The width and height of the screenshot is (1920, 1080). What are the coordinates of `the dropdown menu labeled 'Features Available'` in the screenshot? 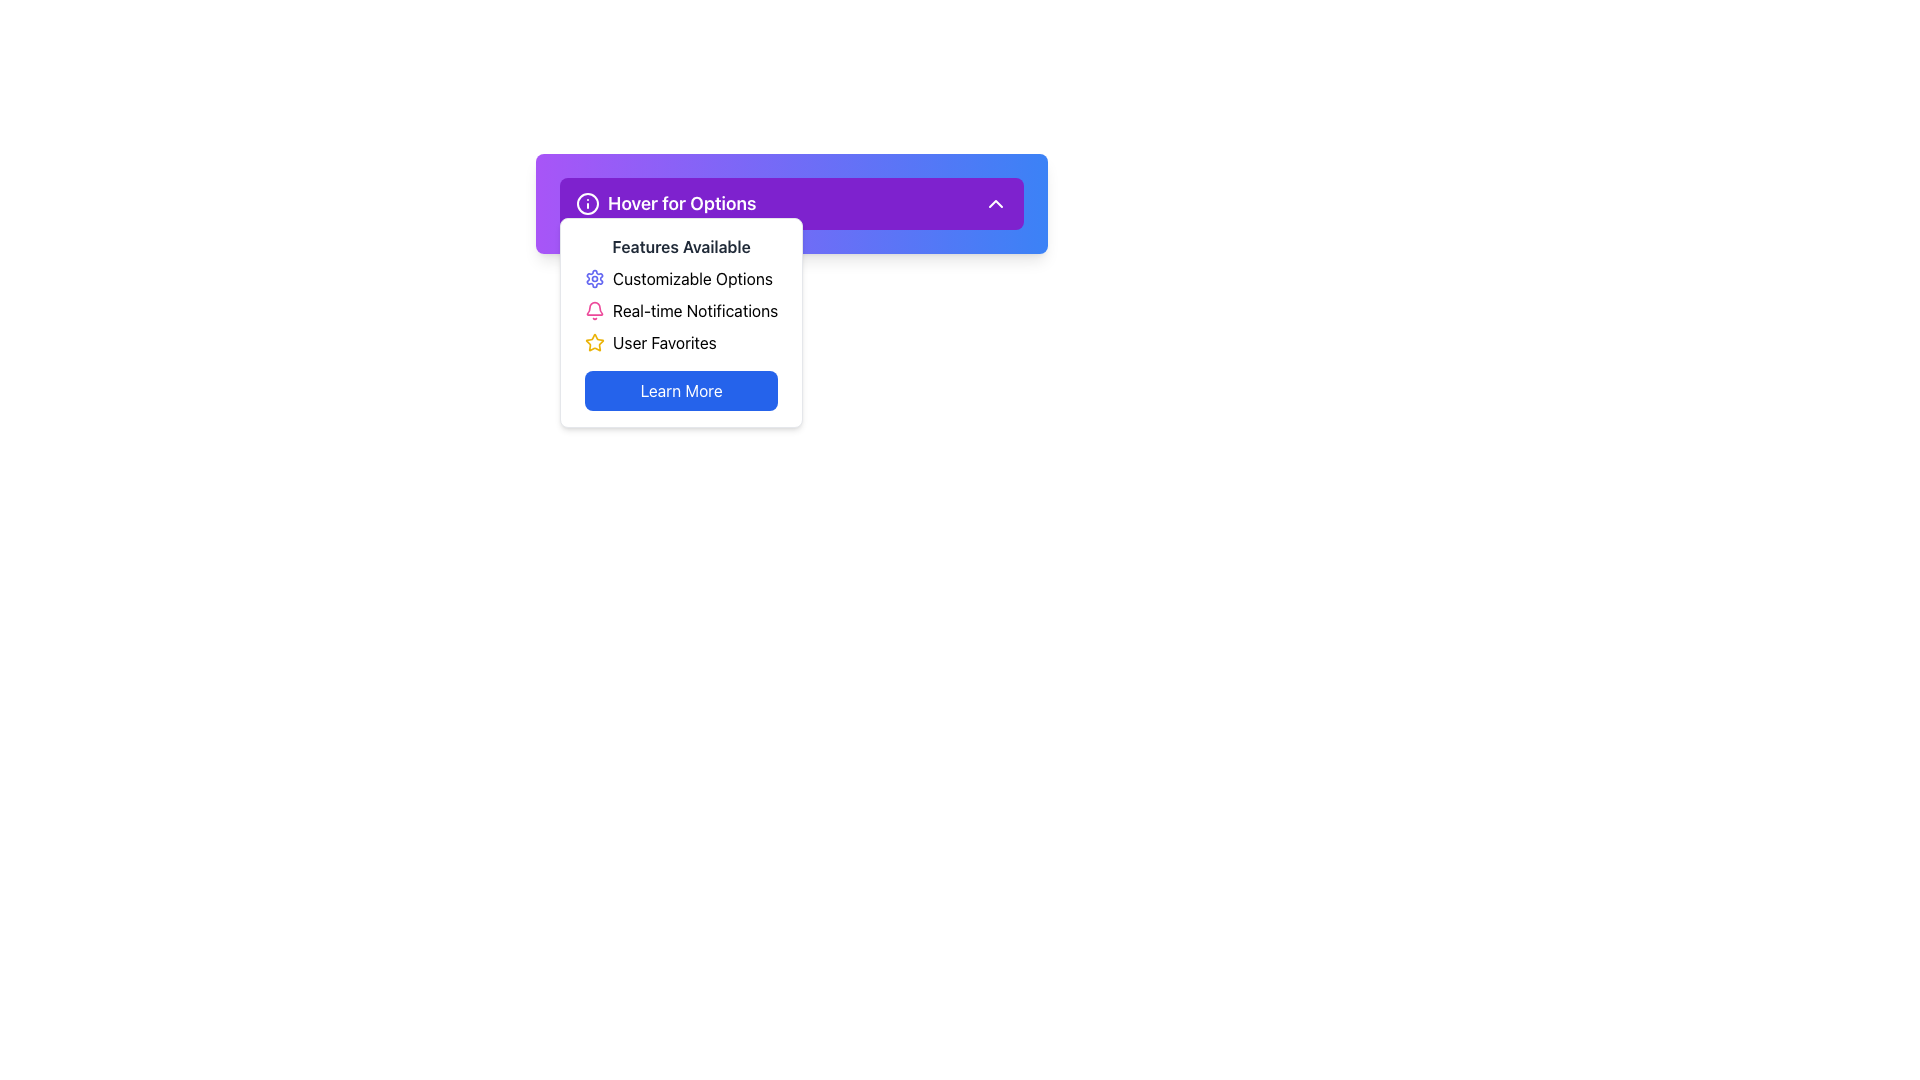 It's located at (681, 322).